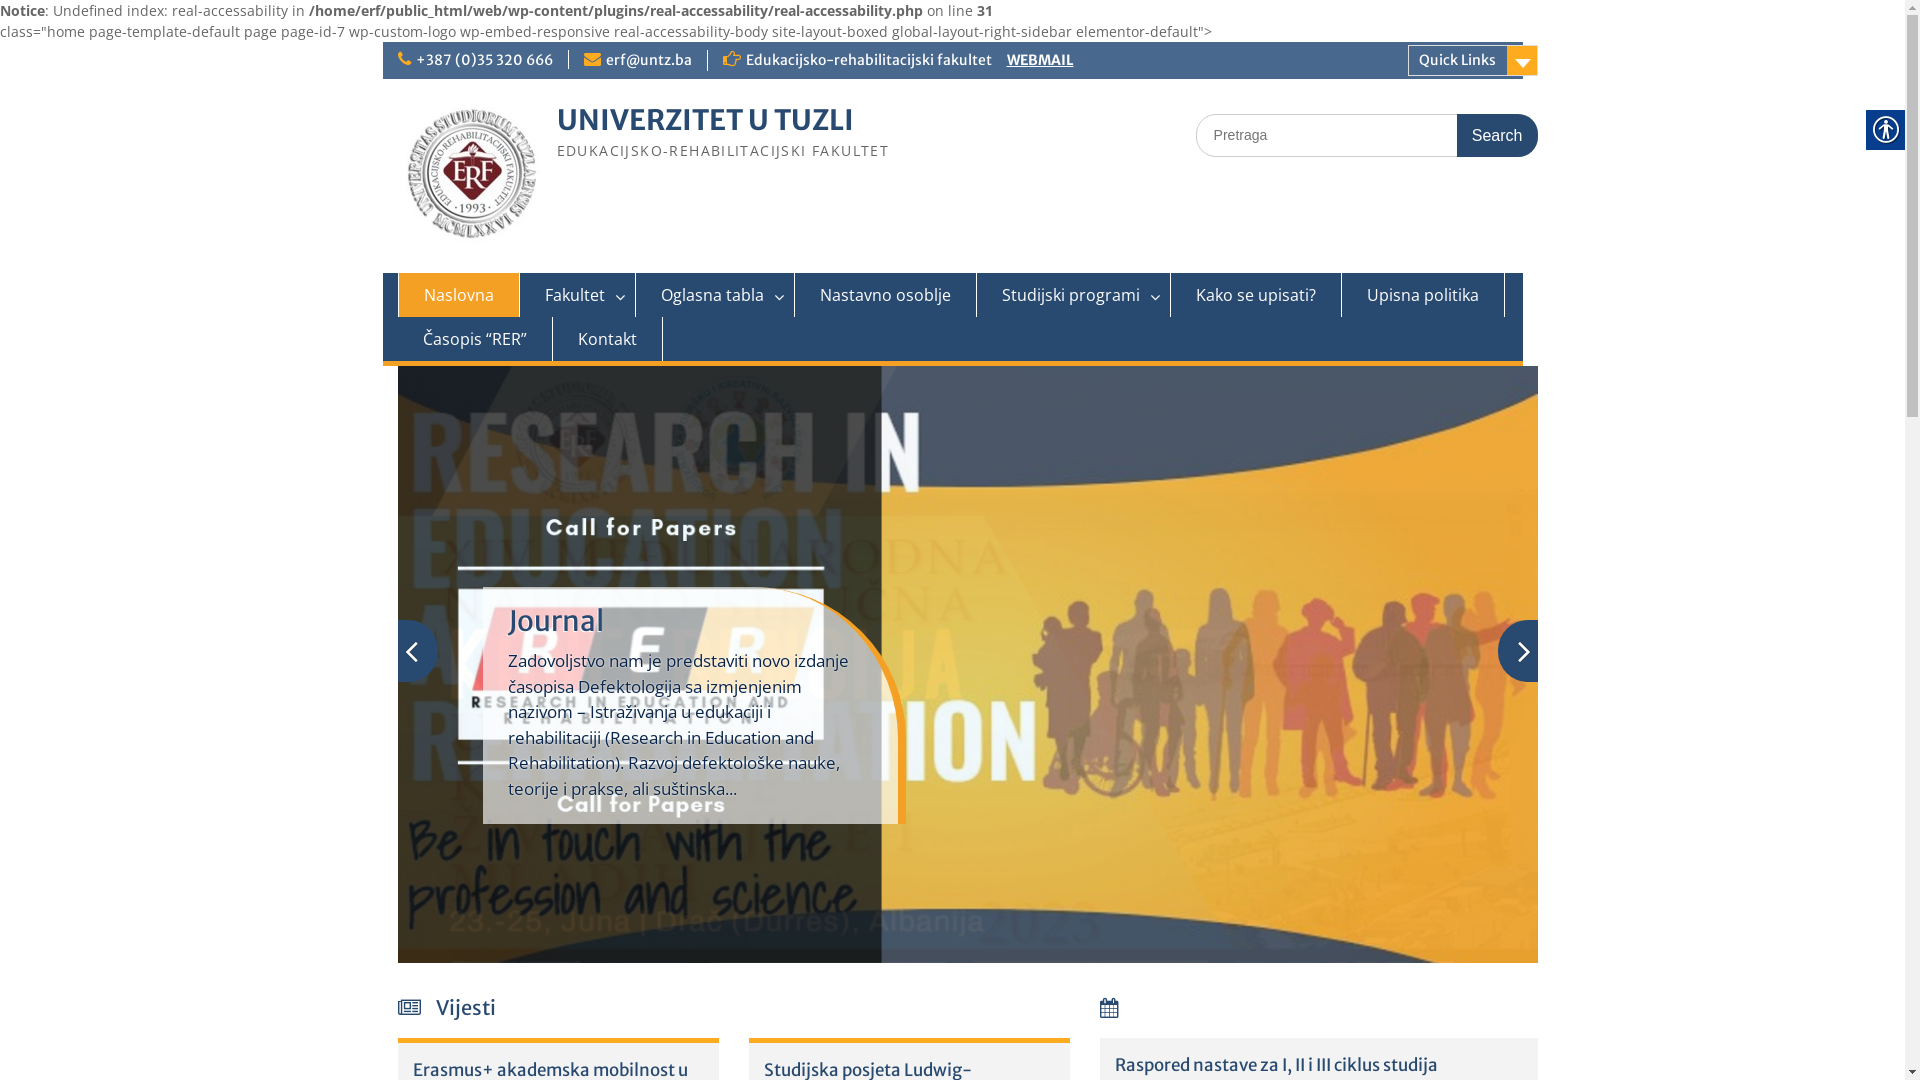 This screenshot has height=1080, width=1920. Describe the element at coordinates (1497, 135) in the screenshot. I see `'Search'` at that location.